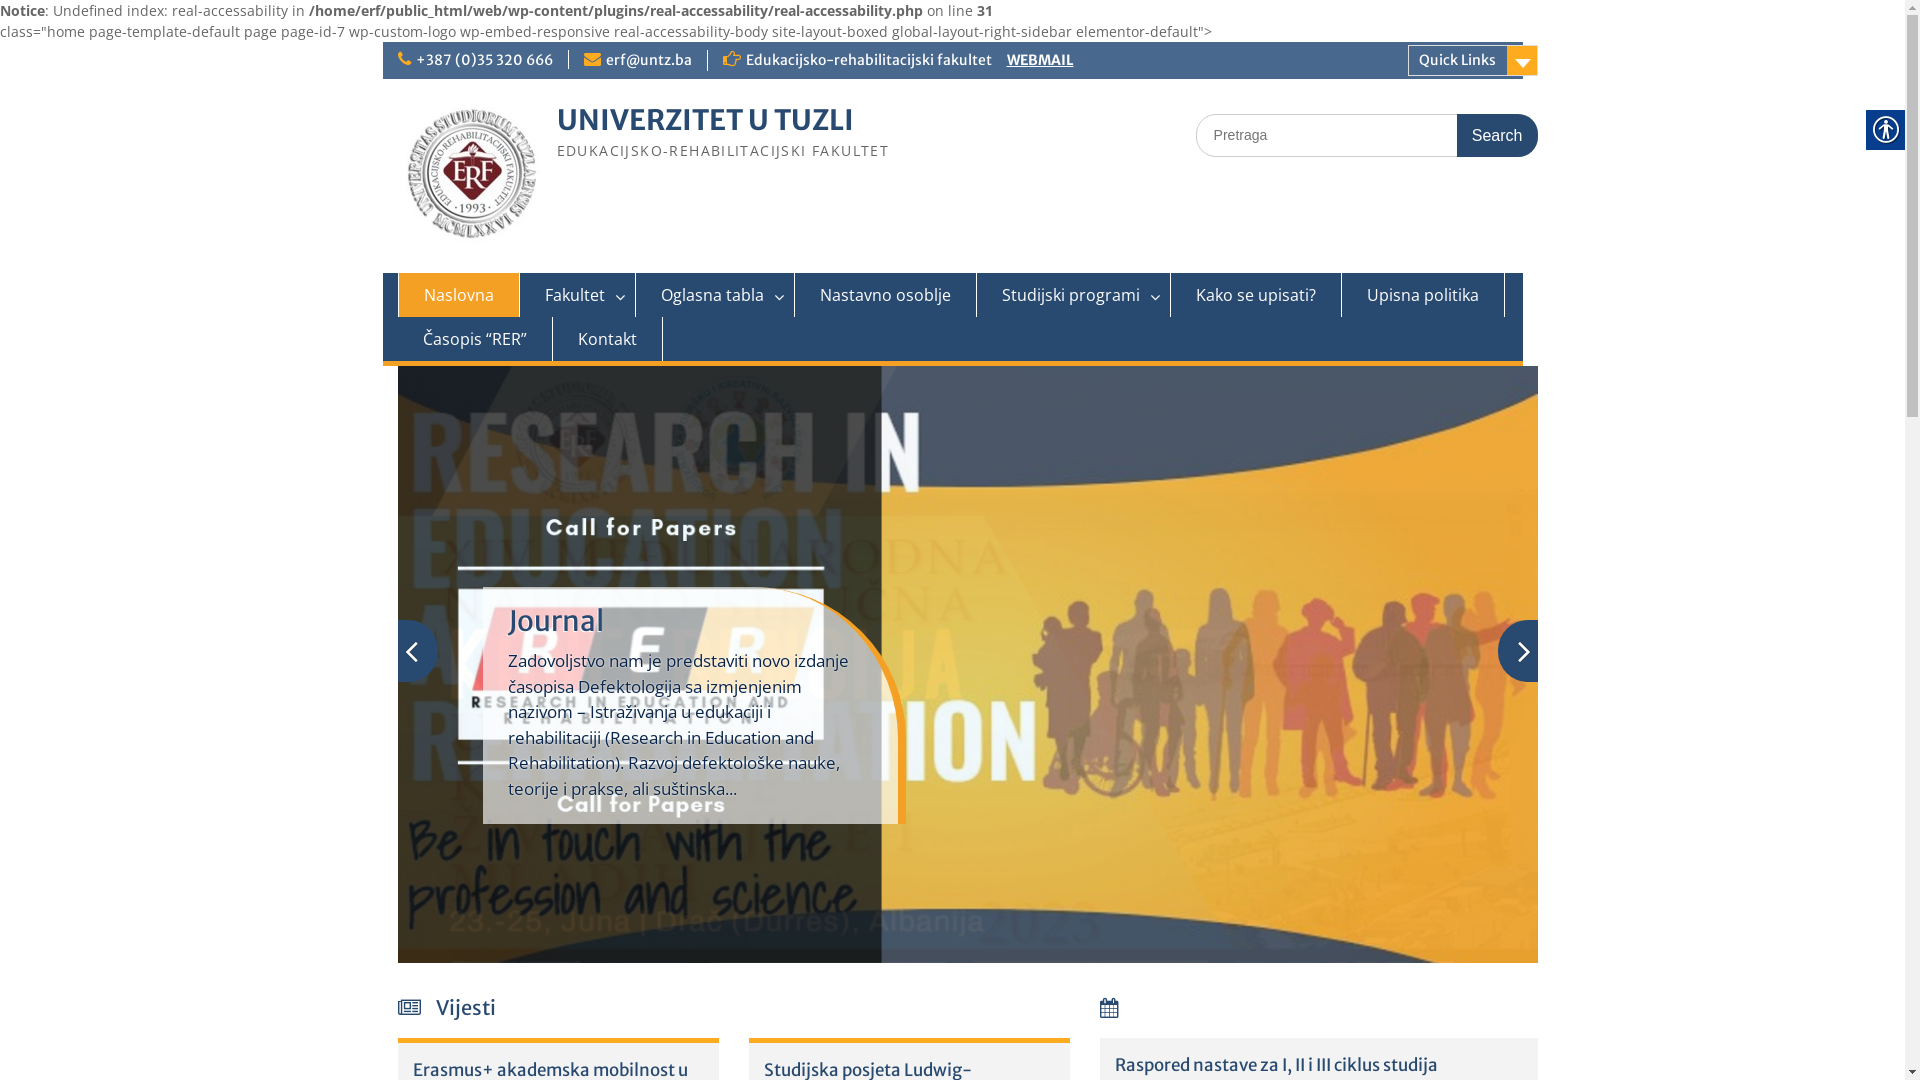 This screenshot has height=1080, width=1920. Describe the element at coordinates (1497, 135) in the screenshot. I see `'Search'` at that location.